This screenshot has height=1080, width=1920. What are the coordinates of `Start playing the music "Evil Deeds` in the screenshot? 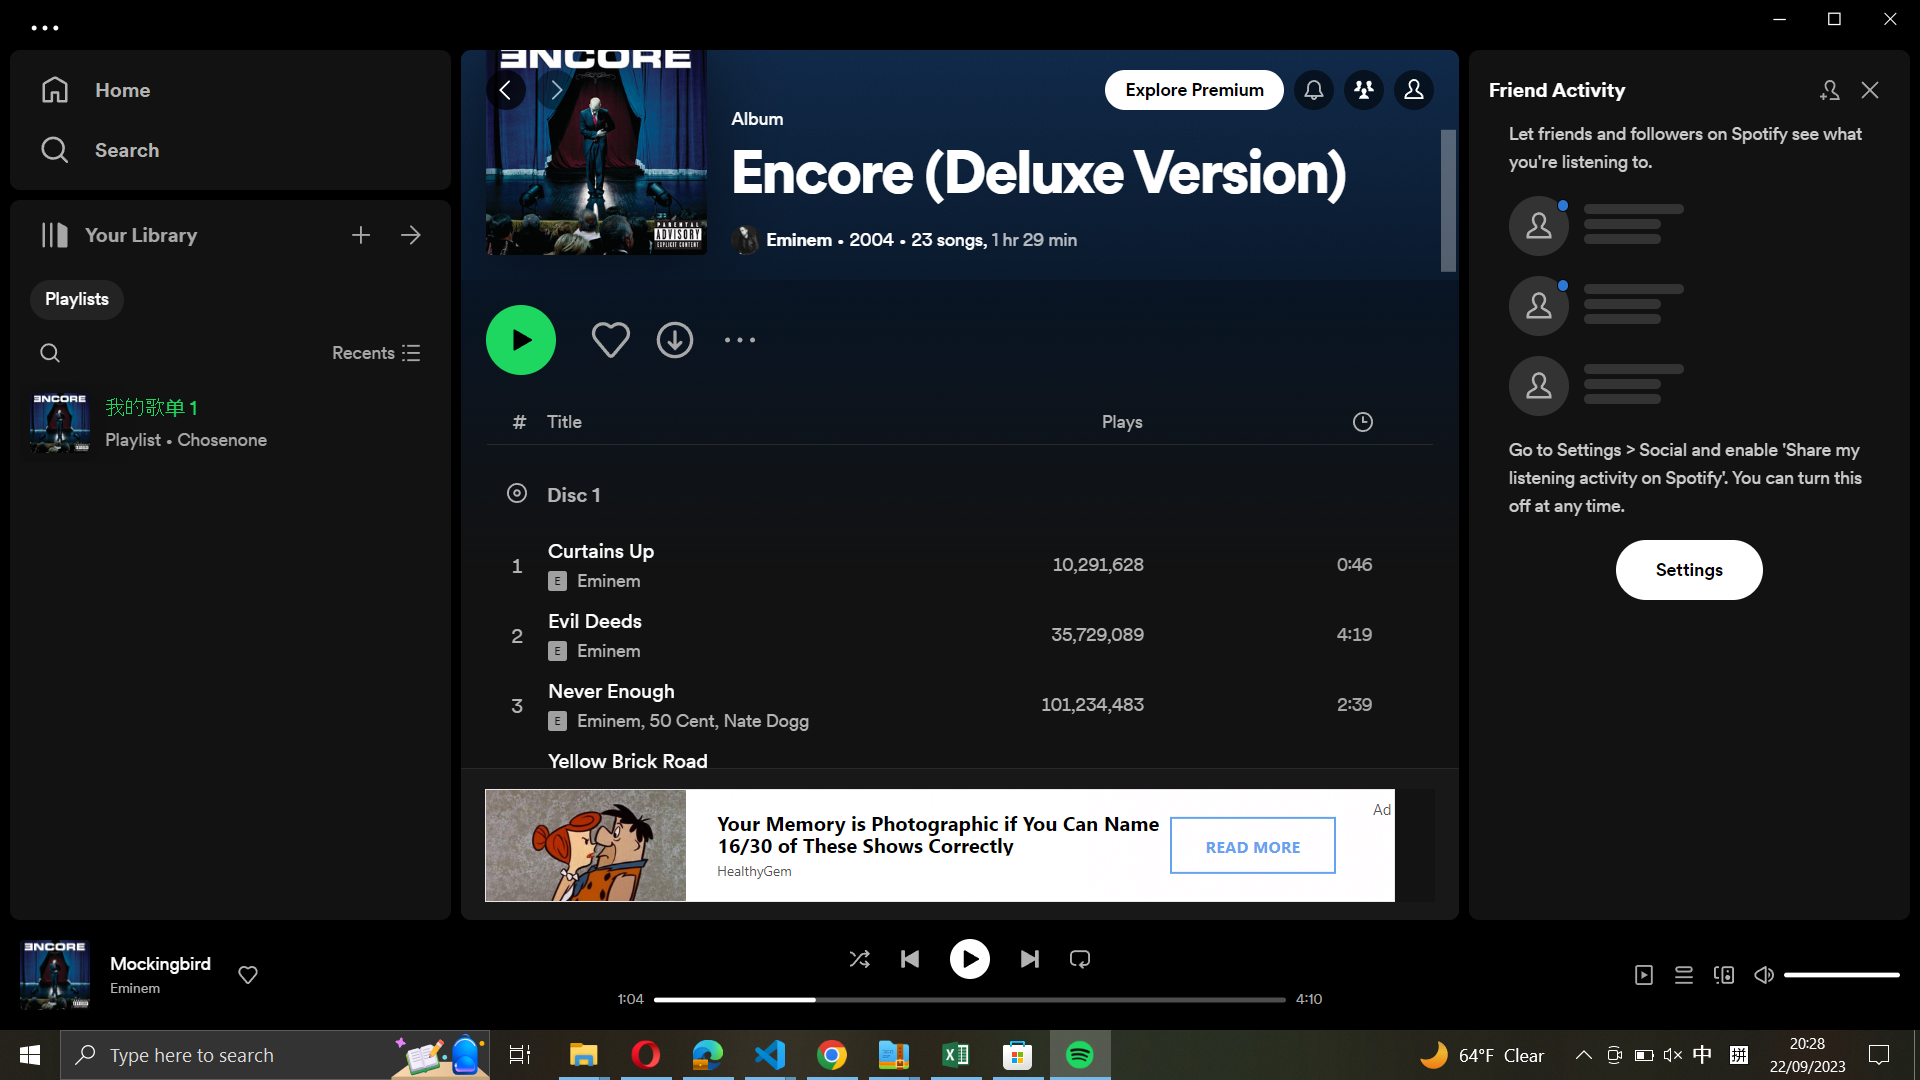 It's located at (957, 637).